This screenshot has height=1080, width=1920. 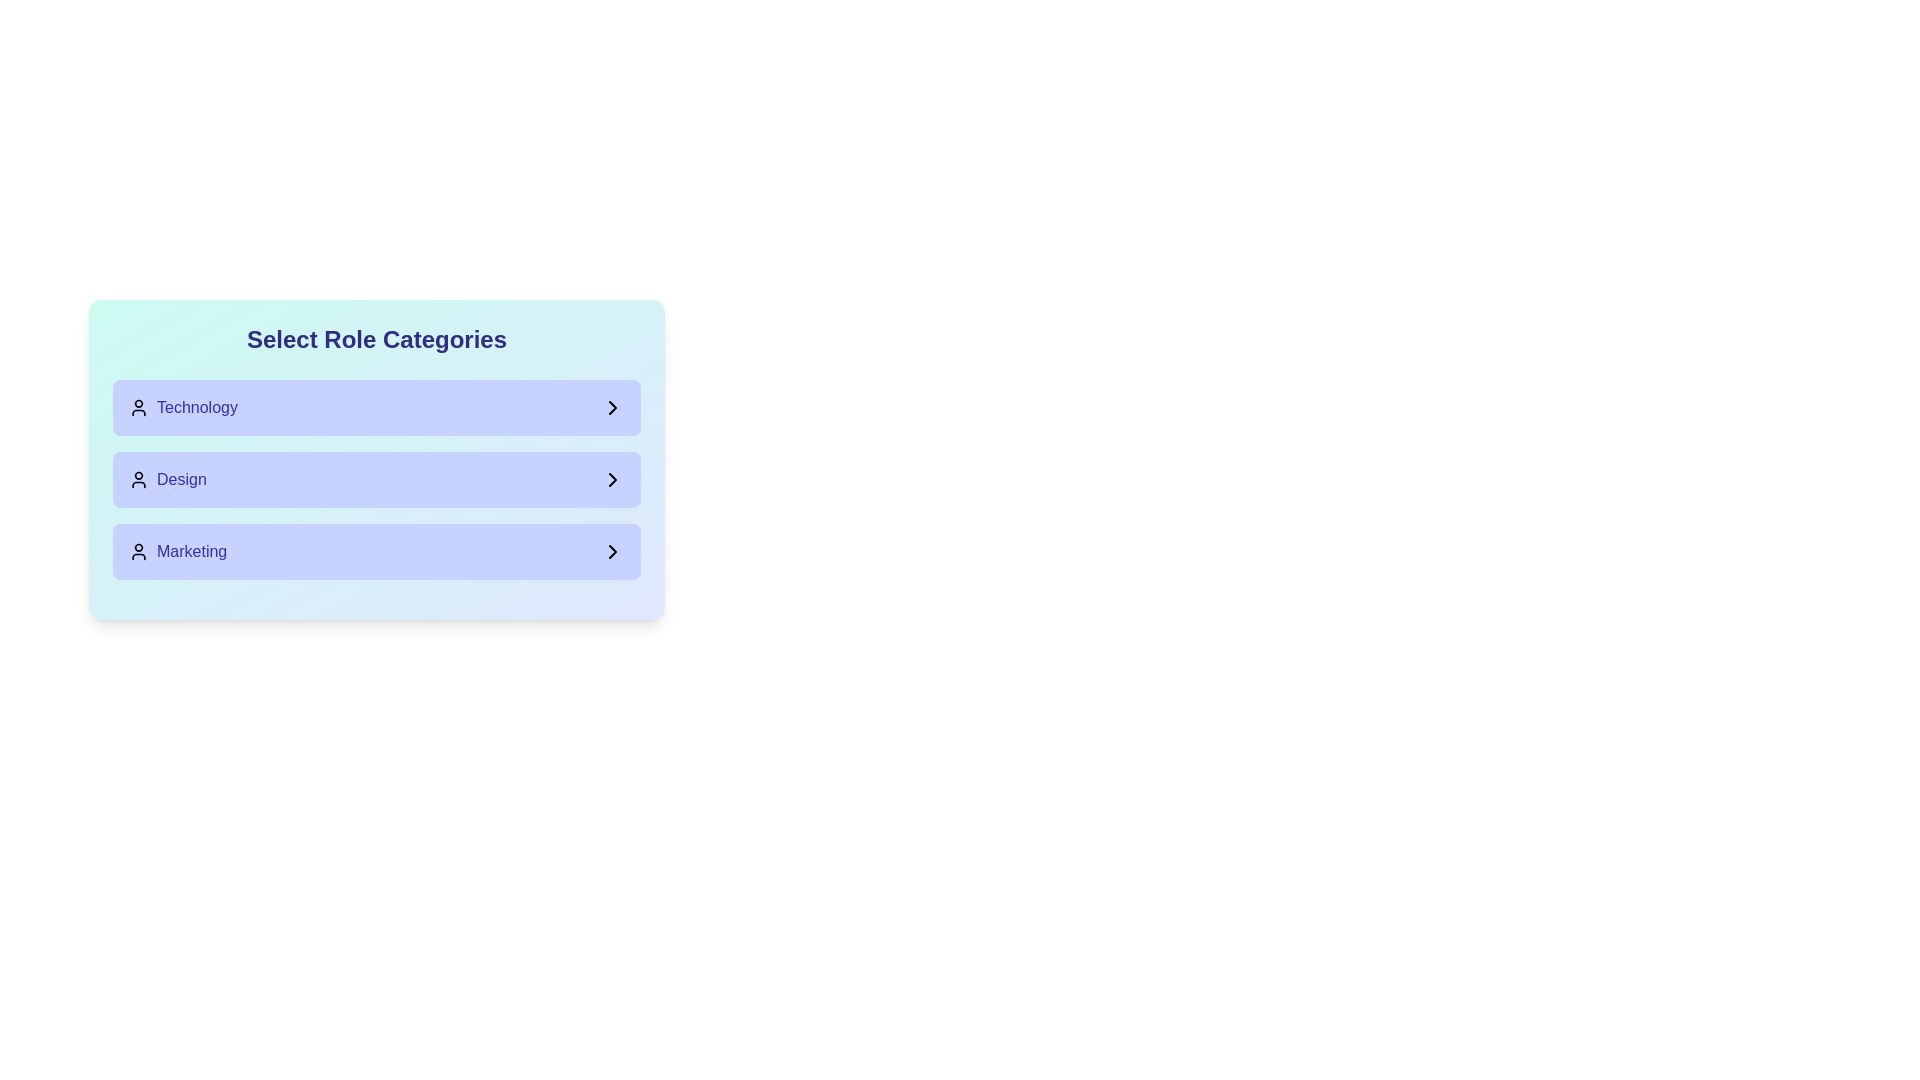 What do you see at coordinates (612, 479) in the screenshot?
I see `the chevron icon located to the far-right of the 'Design' label` at bounding box center [612, 479].